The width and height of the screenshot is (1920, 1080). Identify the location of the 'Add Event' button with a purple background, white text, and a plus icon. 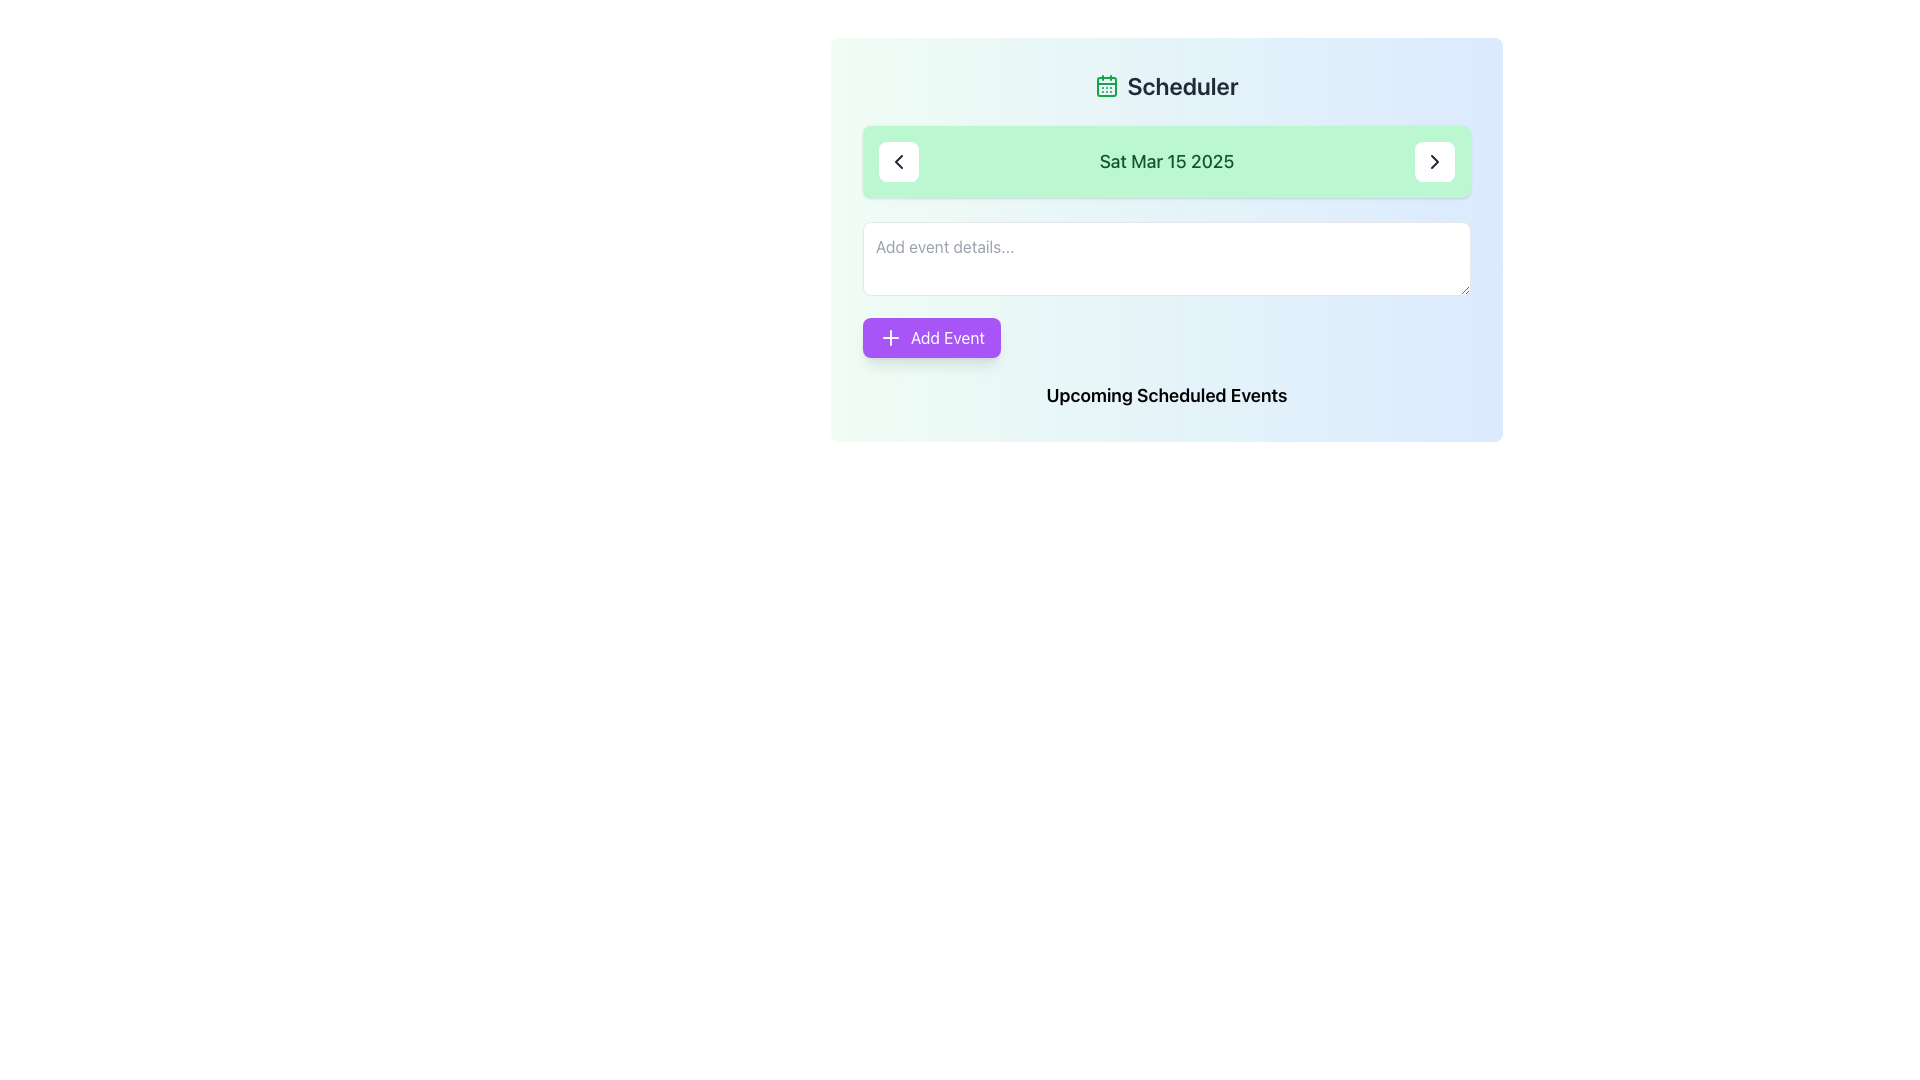
(930, 337).